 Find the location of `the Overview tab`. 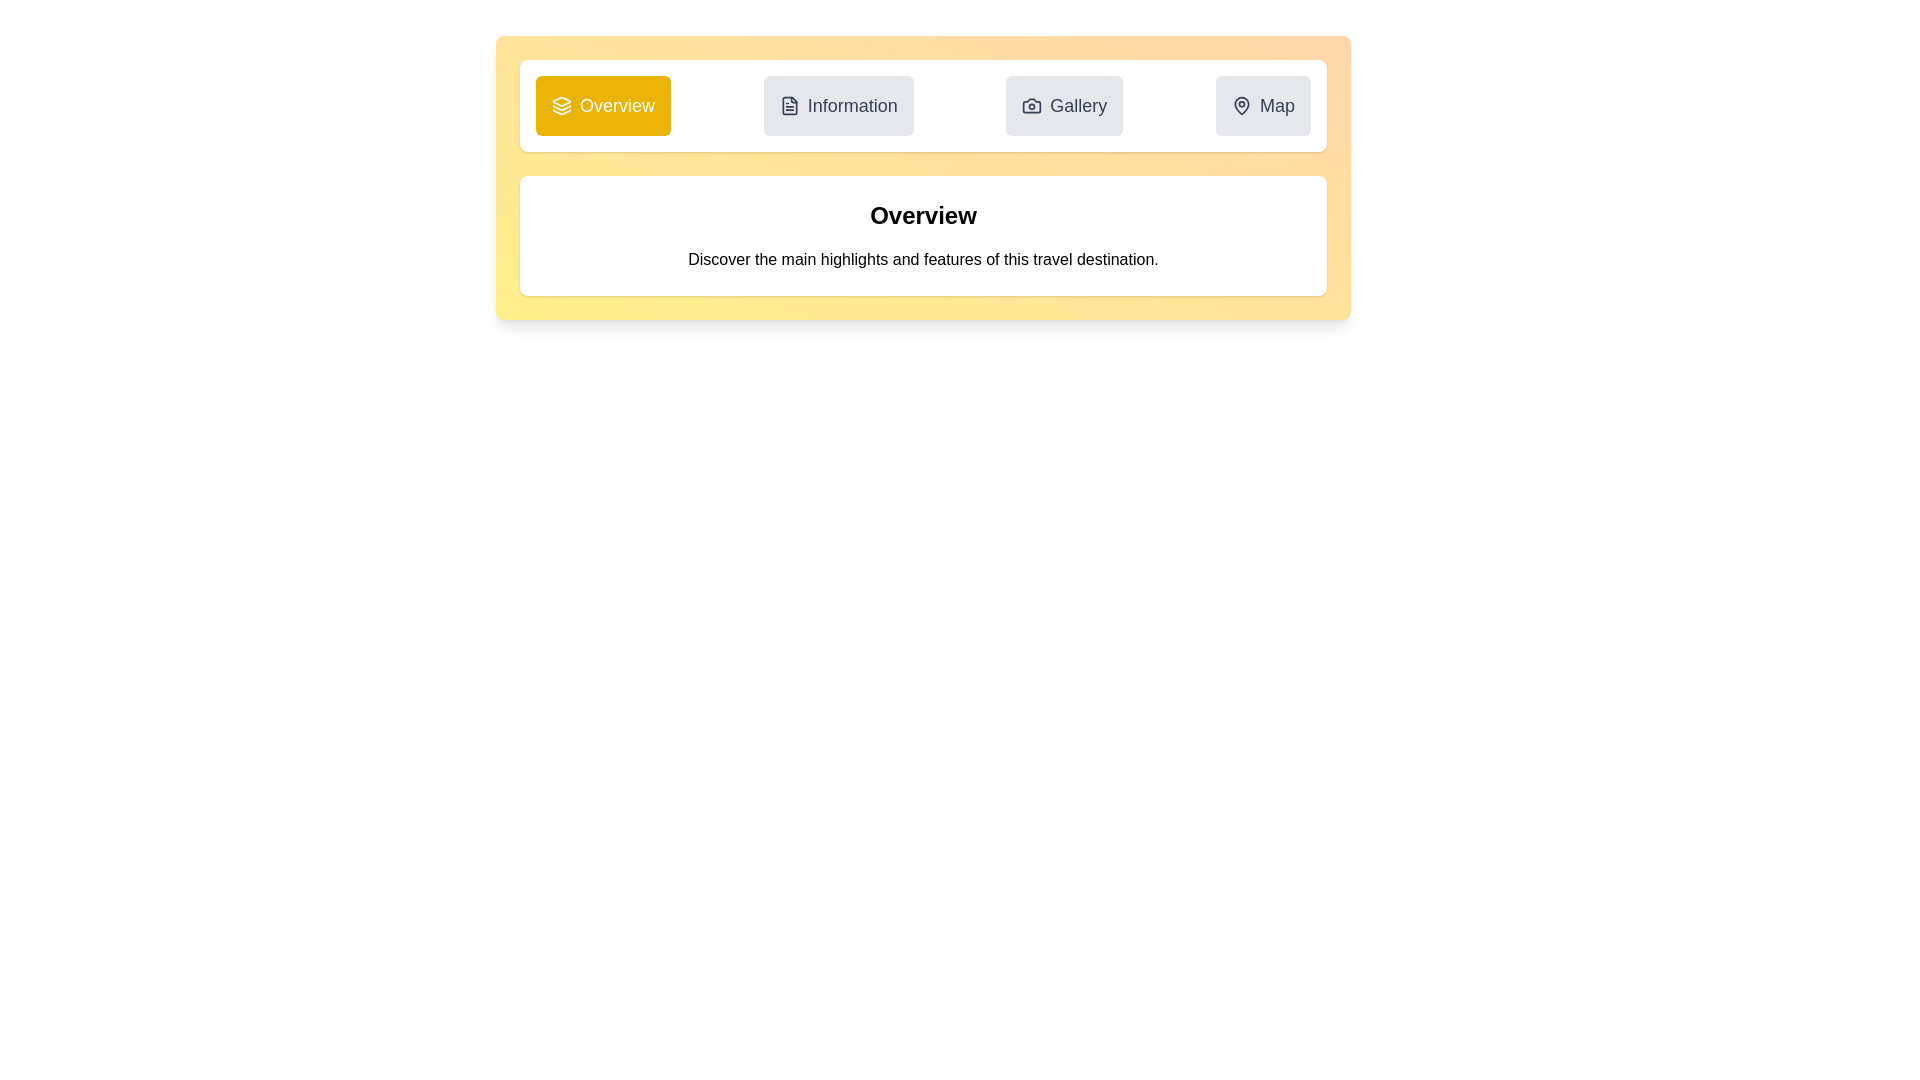

the Overview tab is located at coordinates (602, 105).